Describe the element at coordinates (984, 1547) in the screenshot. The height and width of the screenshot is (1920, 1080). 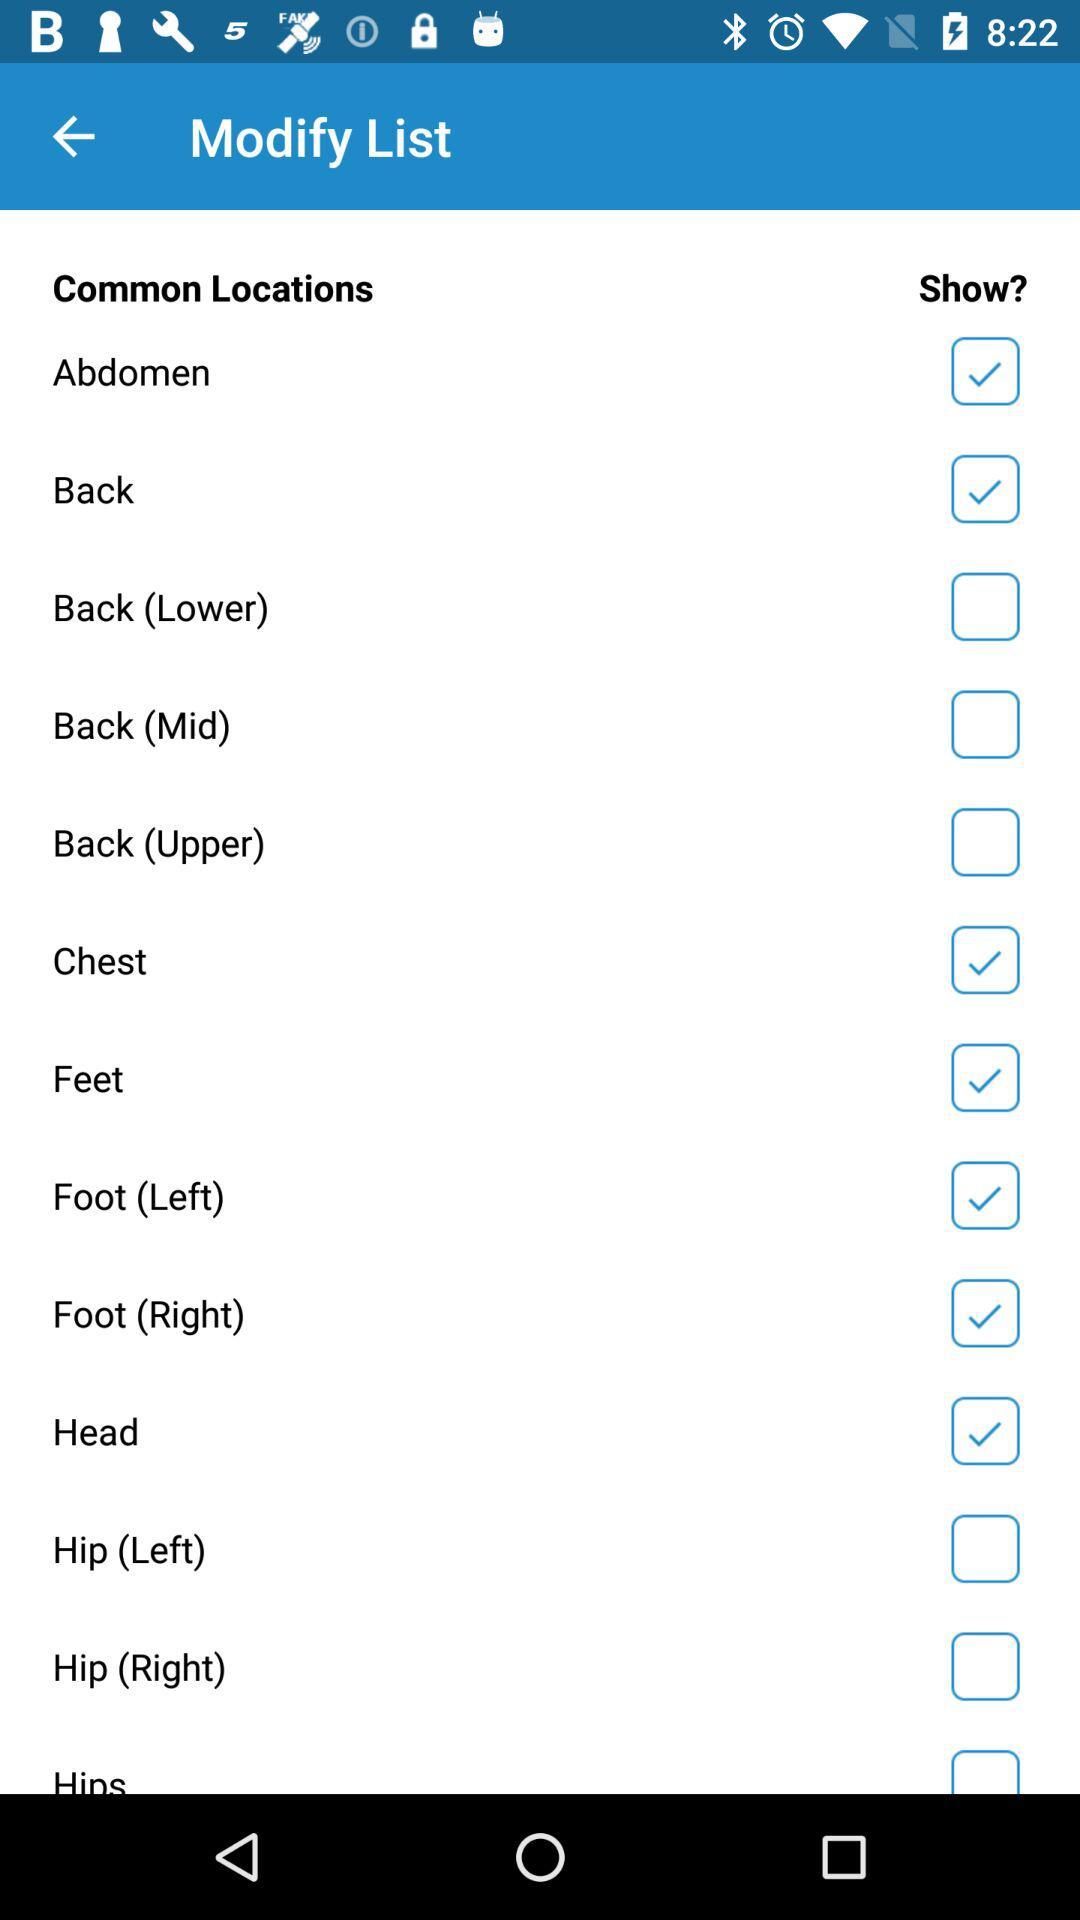
I see `yes/no selection box` at that location.